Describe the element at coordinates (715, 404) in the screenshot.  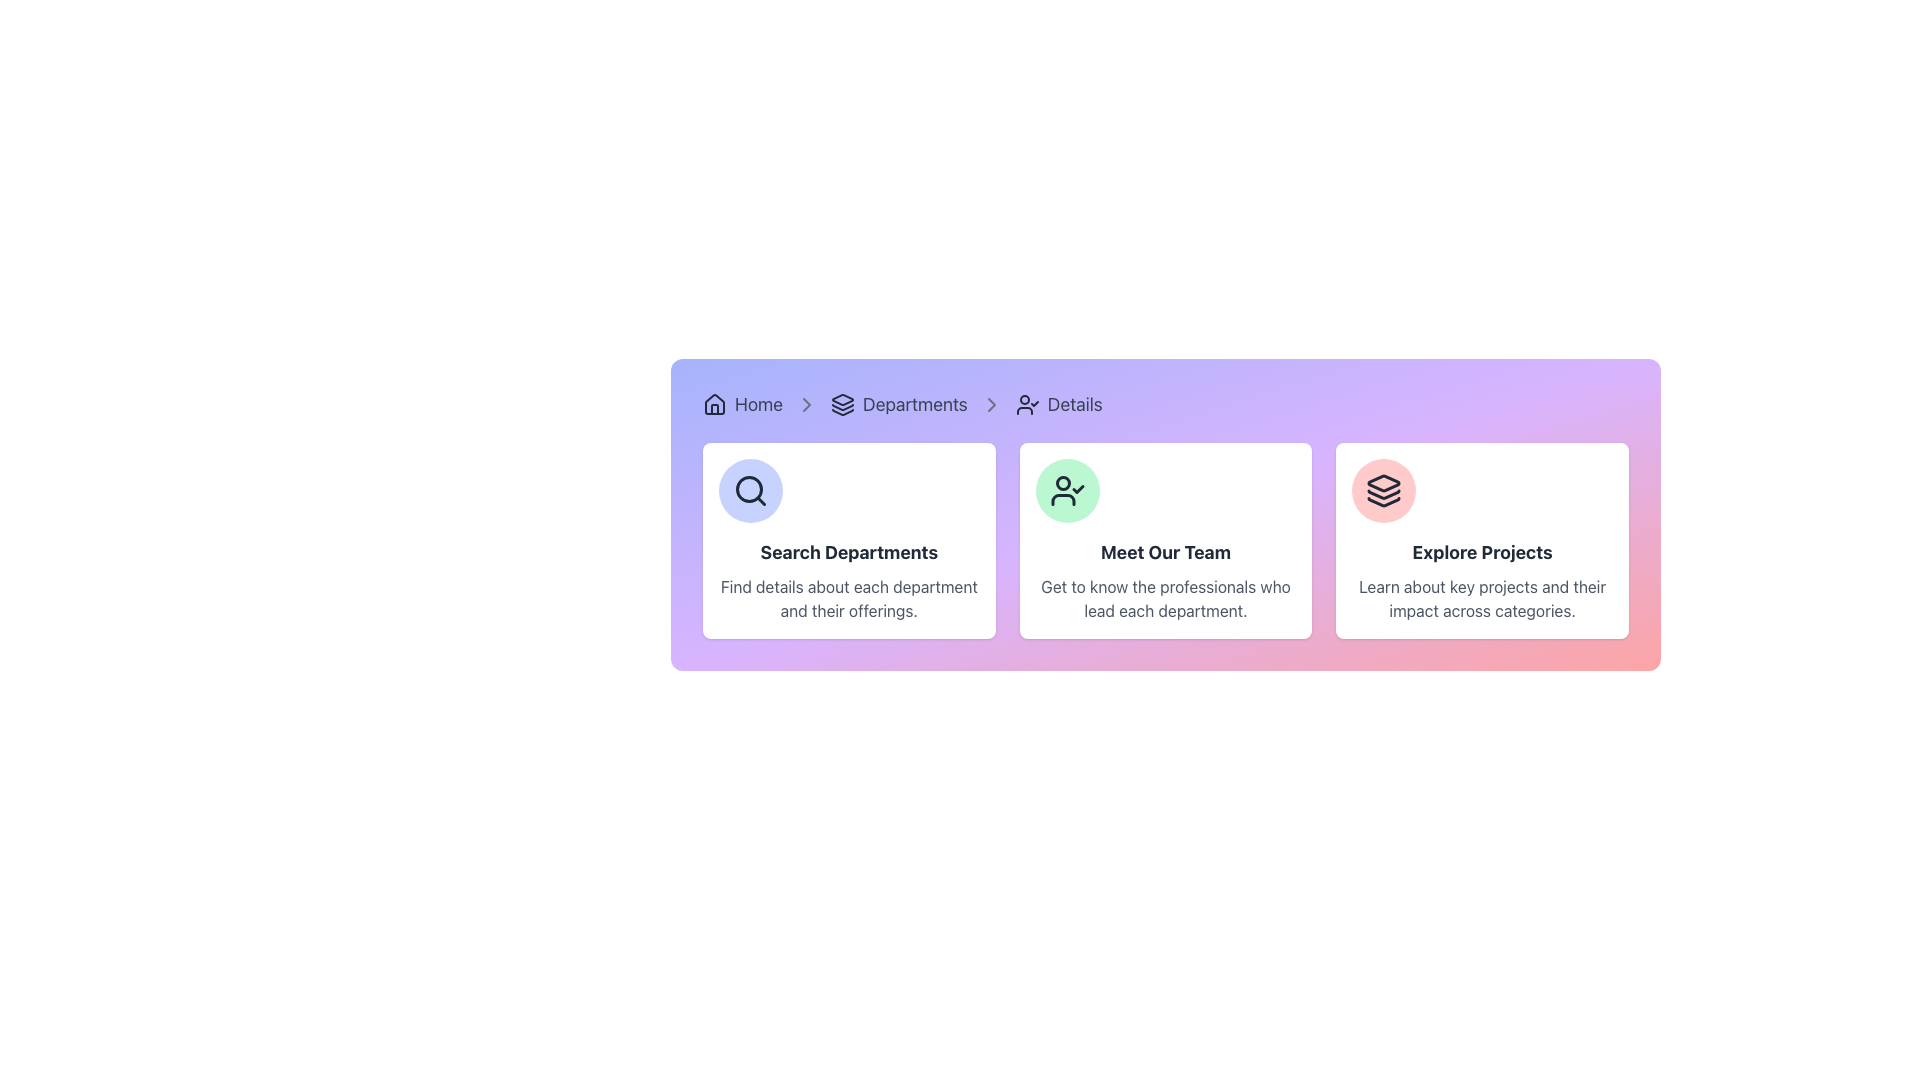
I see `the stylized house icon in the breadcrumb navigation bar located at the top-left corner of the layout` at that location.